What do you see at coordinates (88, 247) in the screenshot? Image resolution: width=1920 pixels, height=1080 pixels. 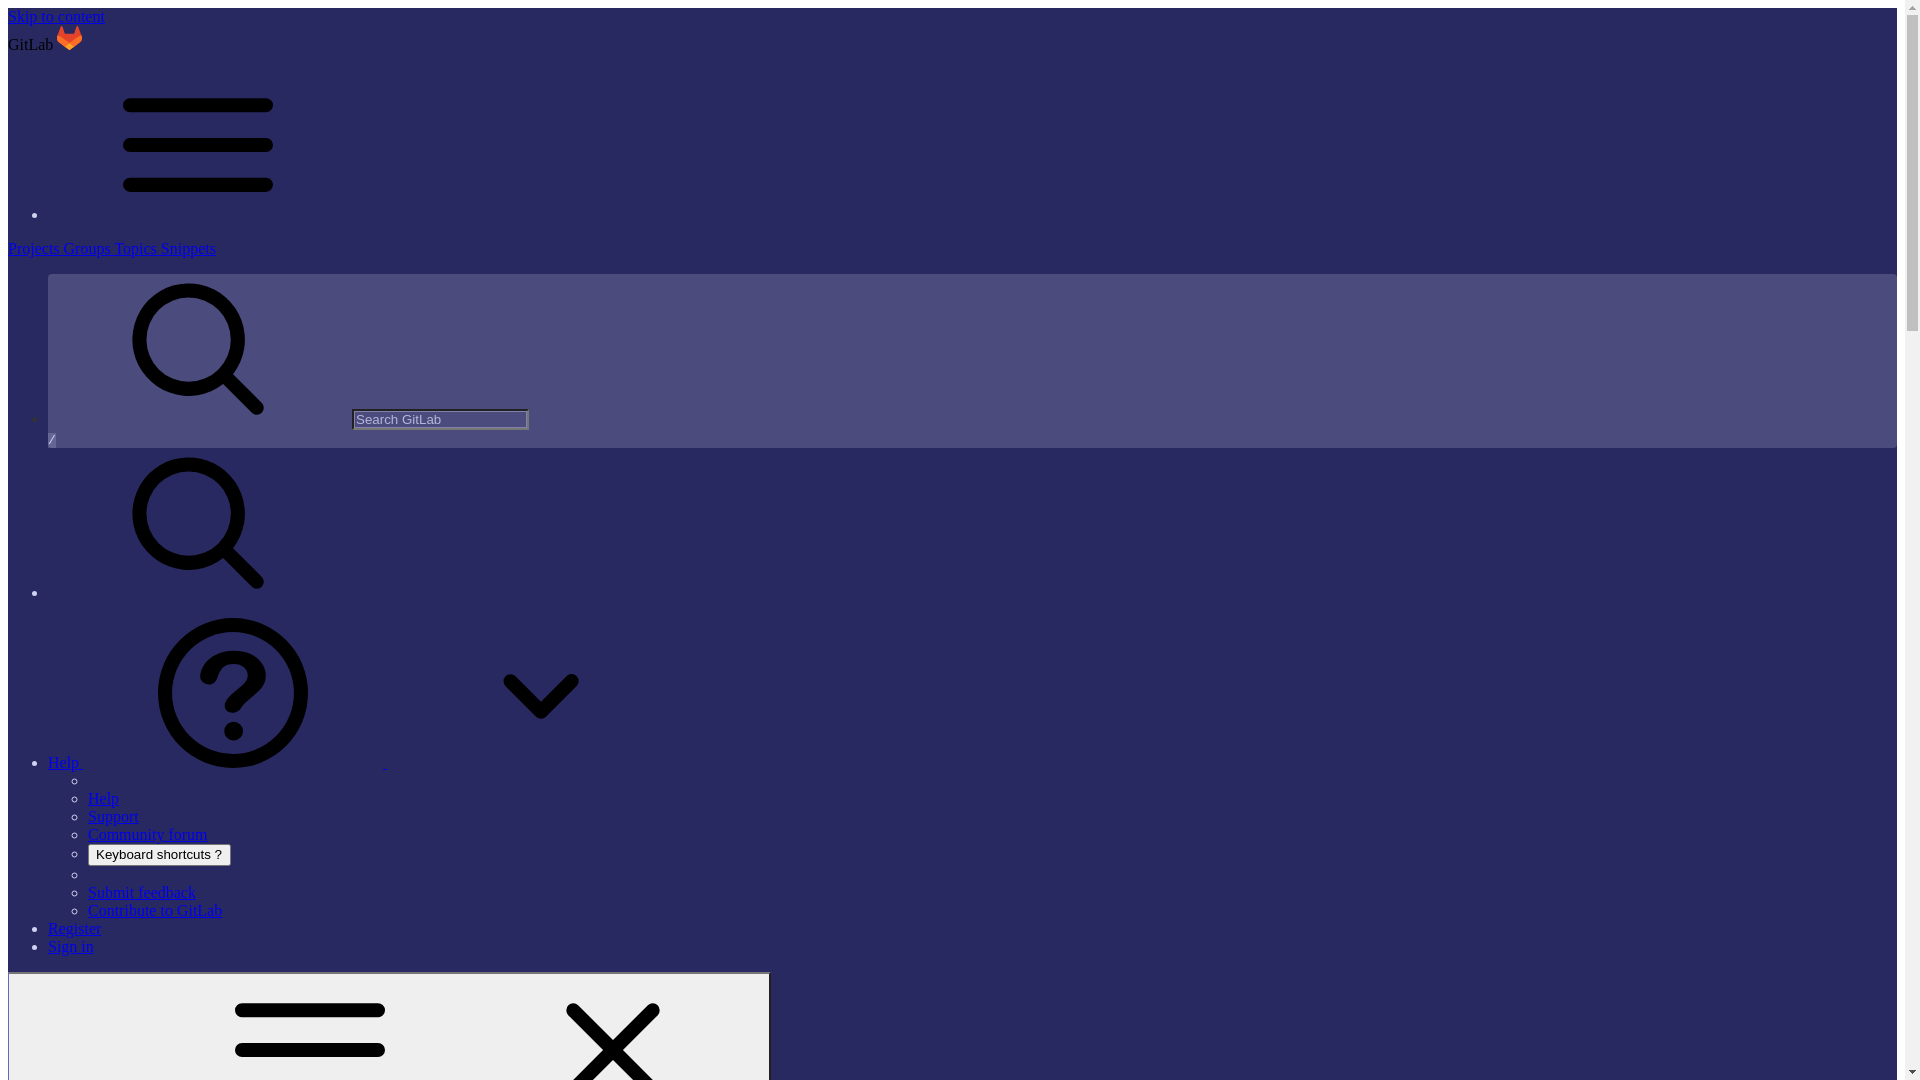 I see `'Groups'` at bounding box center [88, 247].